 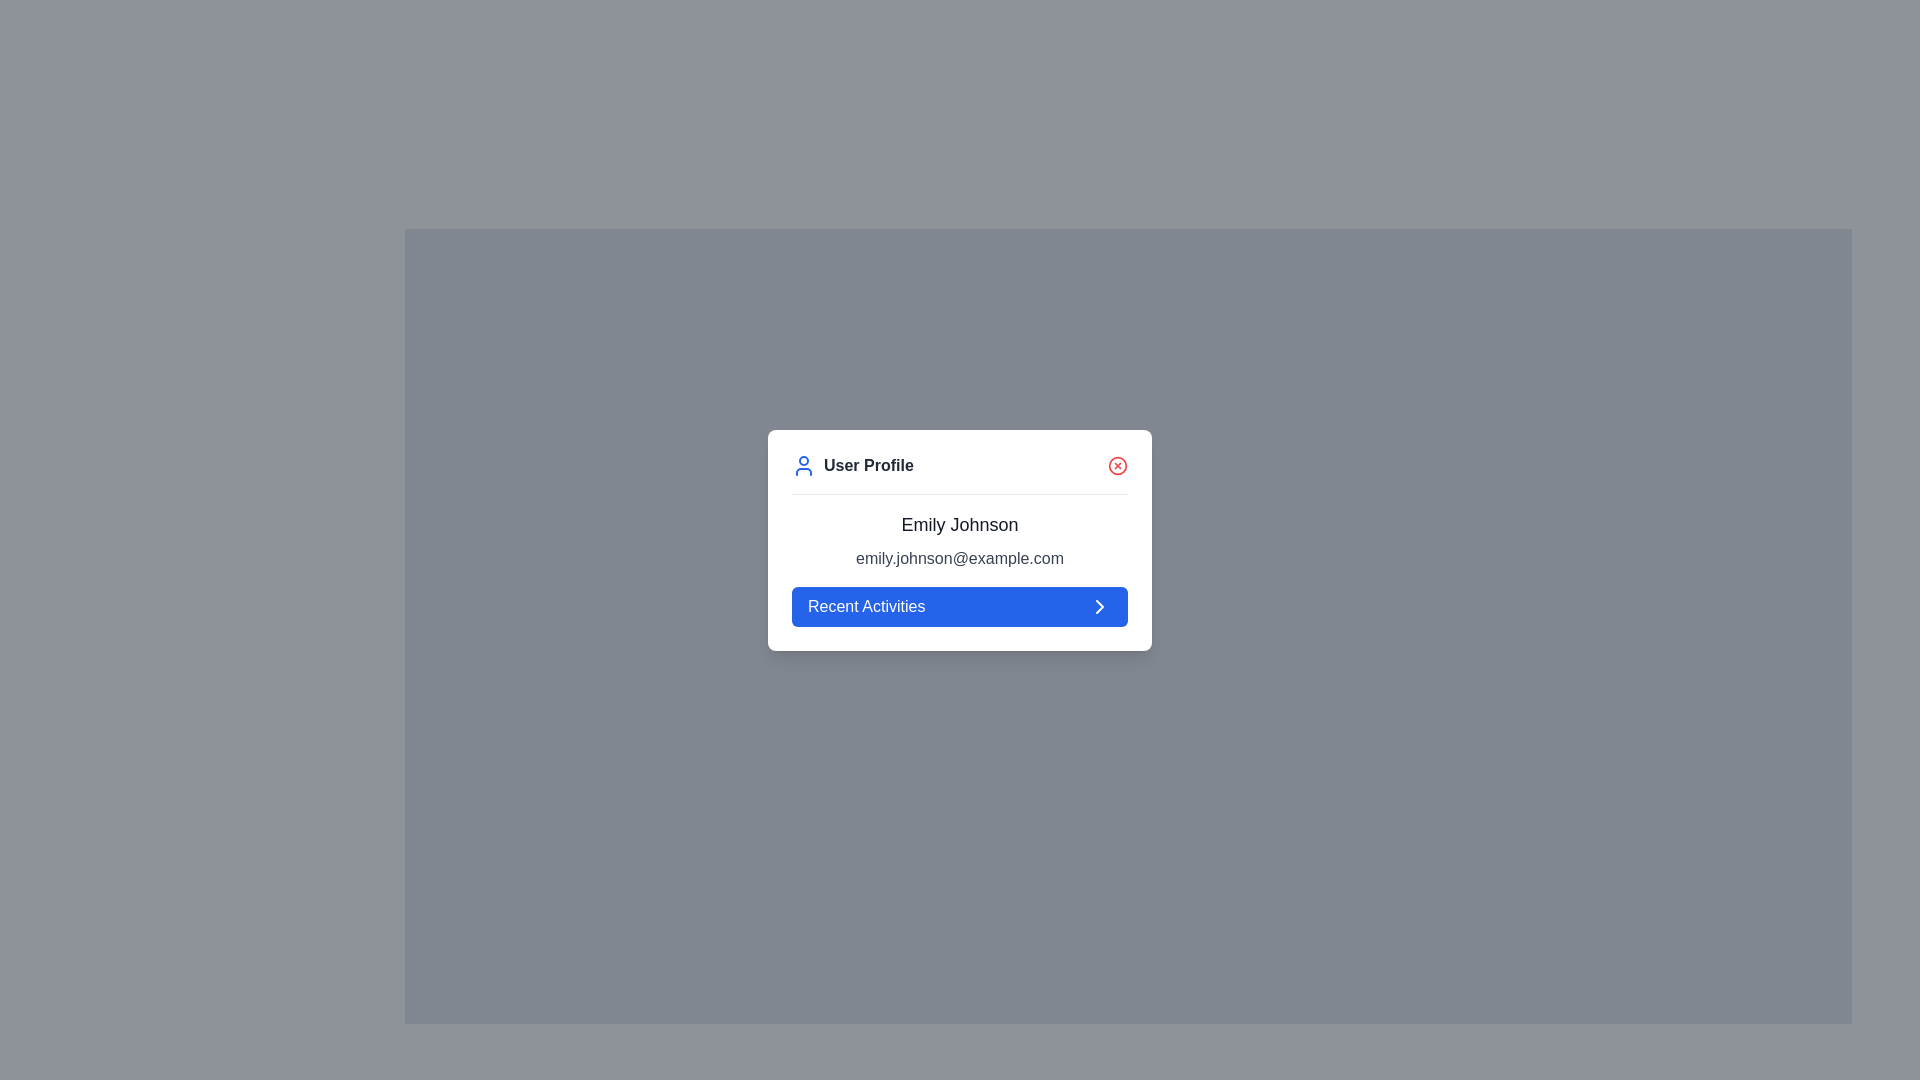 I want to click on the button that serves as a navigation link, so click(x=960, y=605).